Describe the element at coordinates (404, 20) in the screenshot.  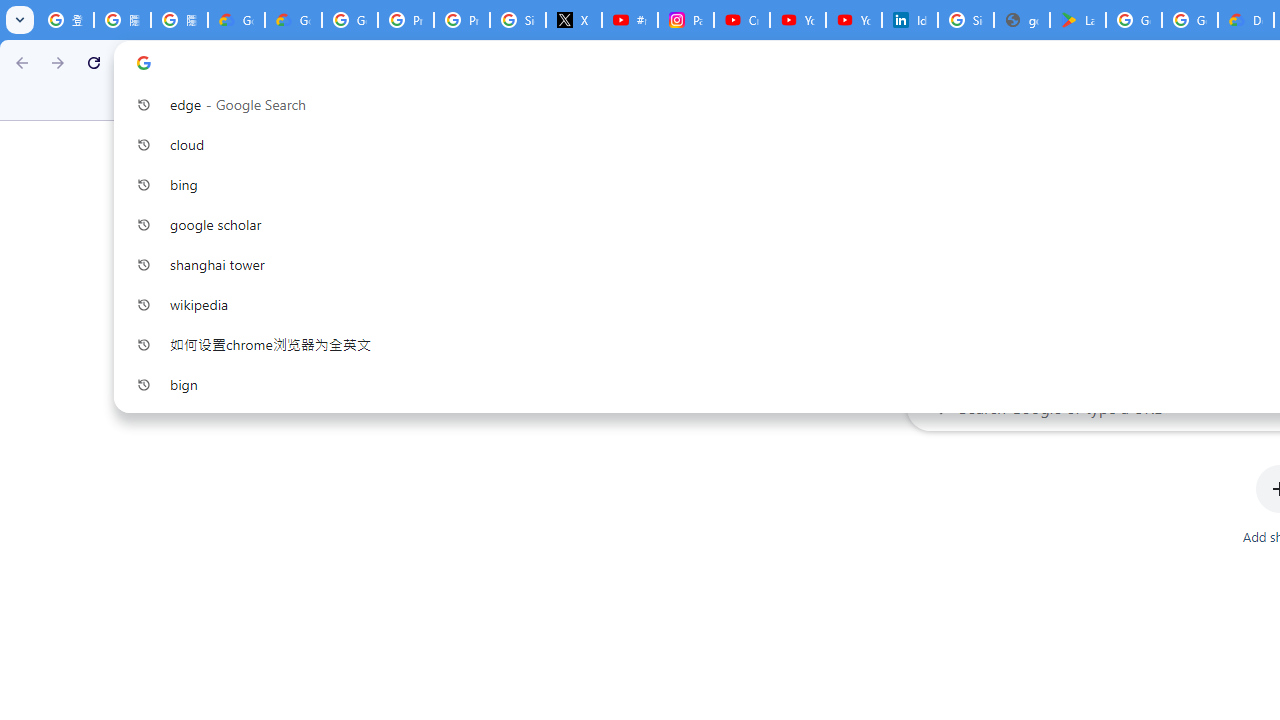
I see `'Privacy Help Center - Policies Help'` at that location.